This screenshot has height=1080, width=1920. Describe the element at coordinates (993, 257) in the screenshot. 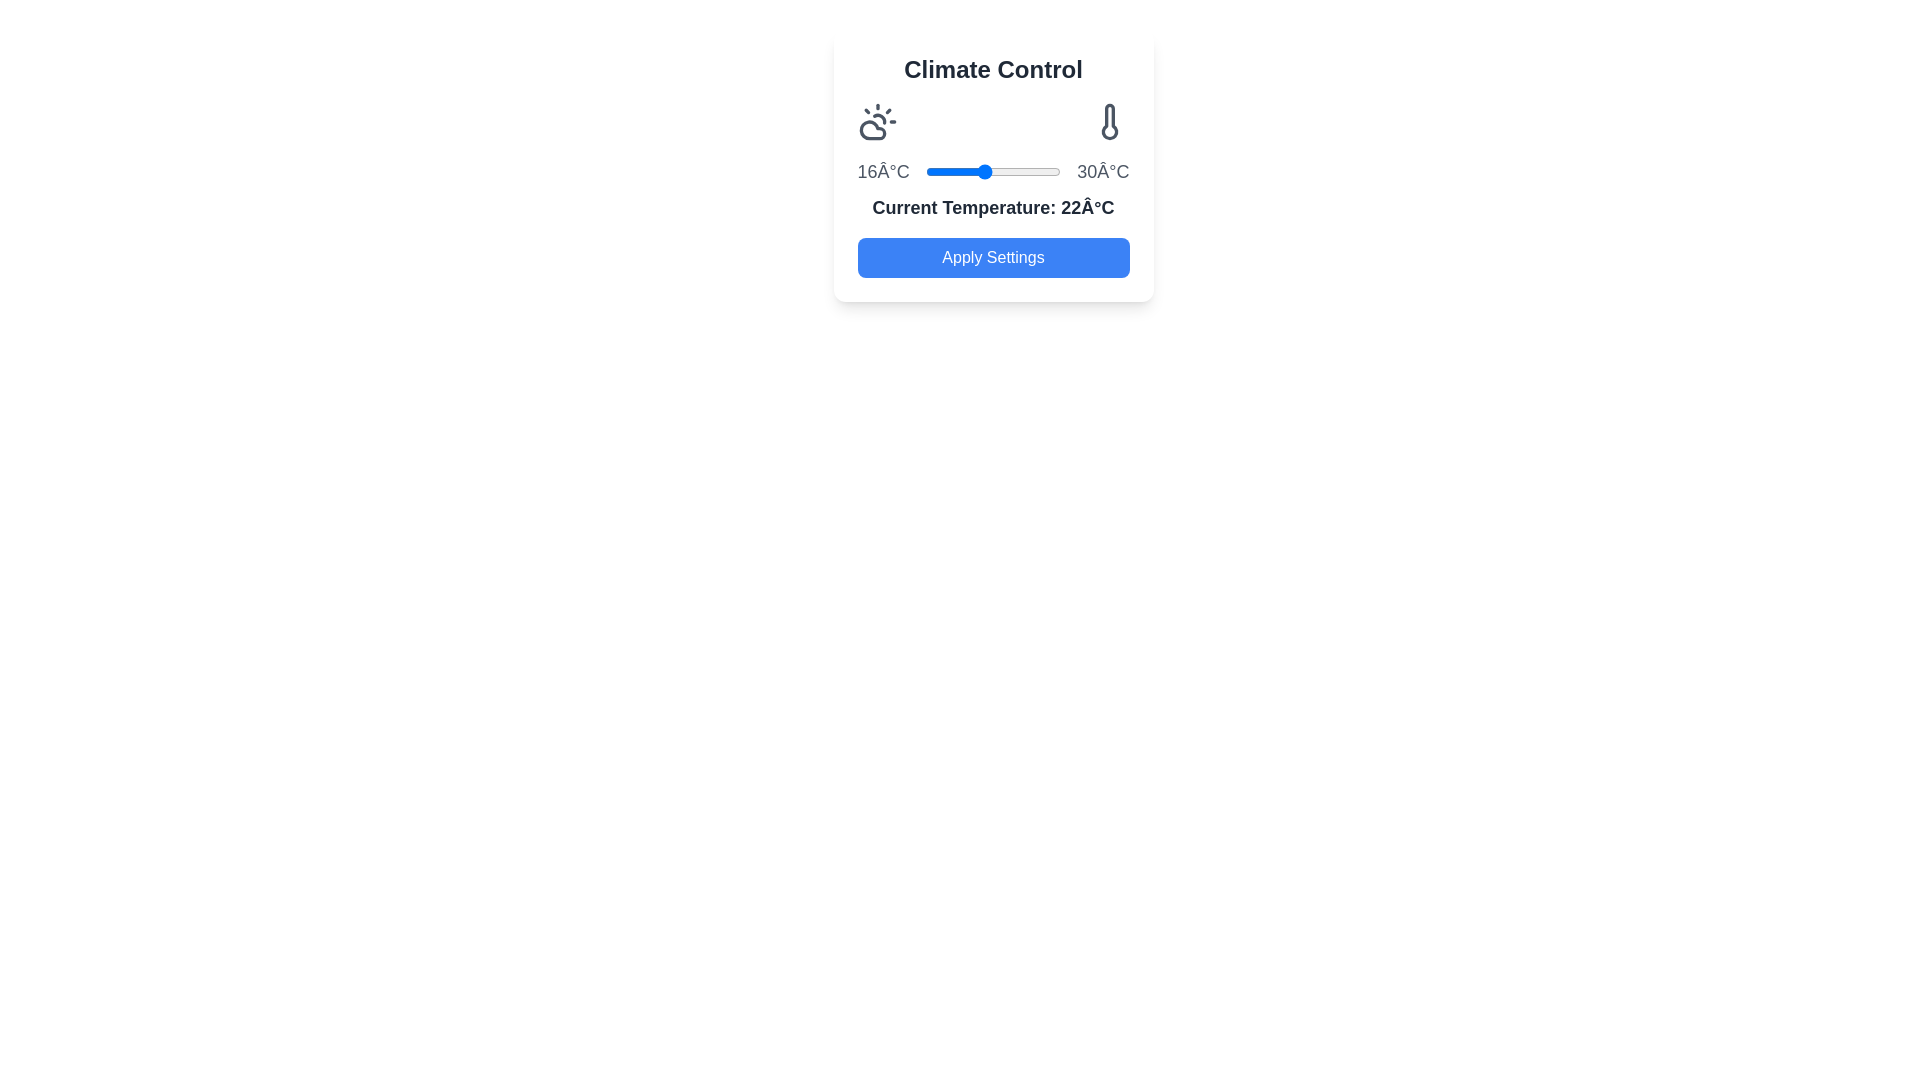

I see `the button located at the bottom of the 'Climate Control' card, directly beneath the text 'Current Temperature: 22°C', to apply settings related to climate control adjustments` at that location.